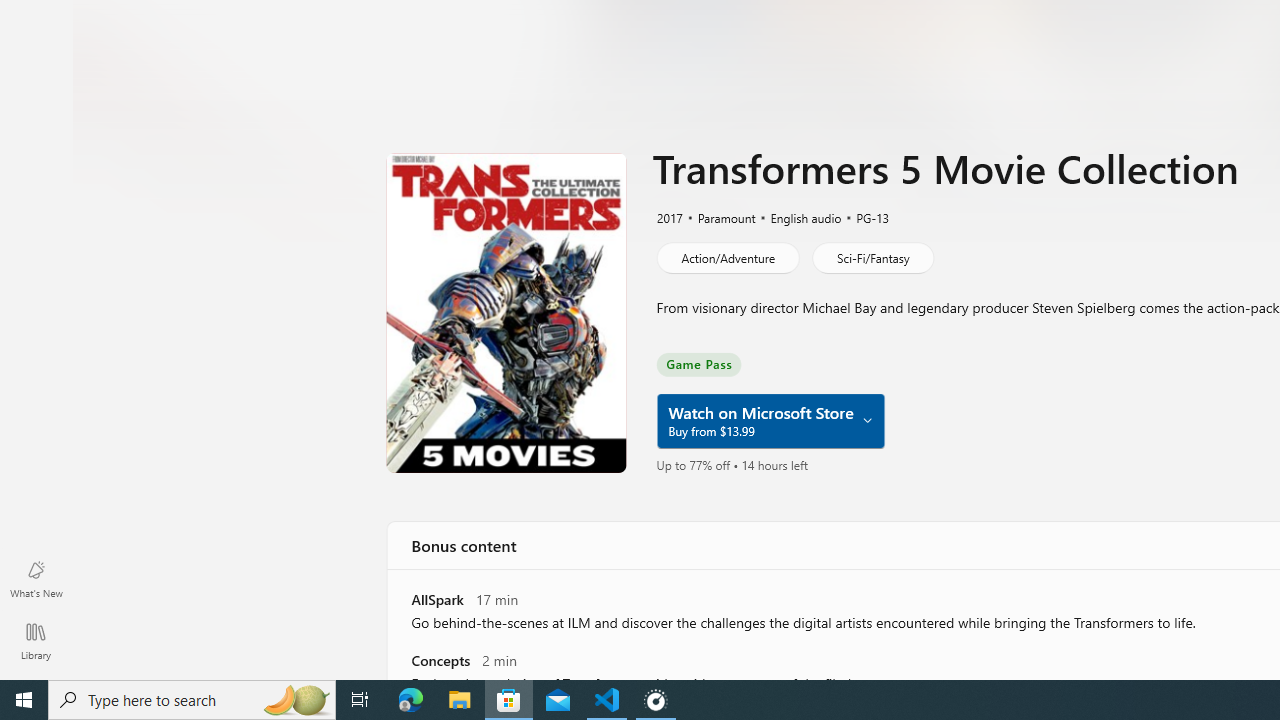  What do you see at coordinates (668, 217) in the screenshot?
I see `'2017'` at bounding box center [668, 217].